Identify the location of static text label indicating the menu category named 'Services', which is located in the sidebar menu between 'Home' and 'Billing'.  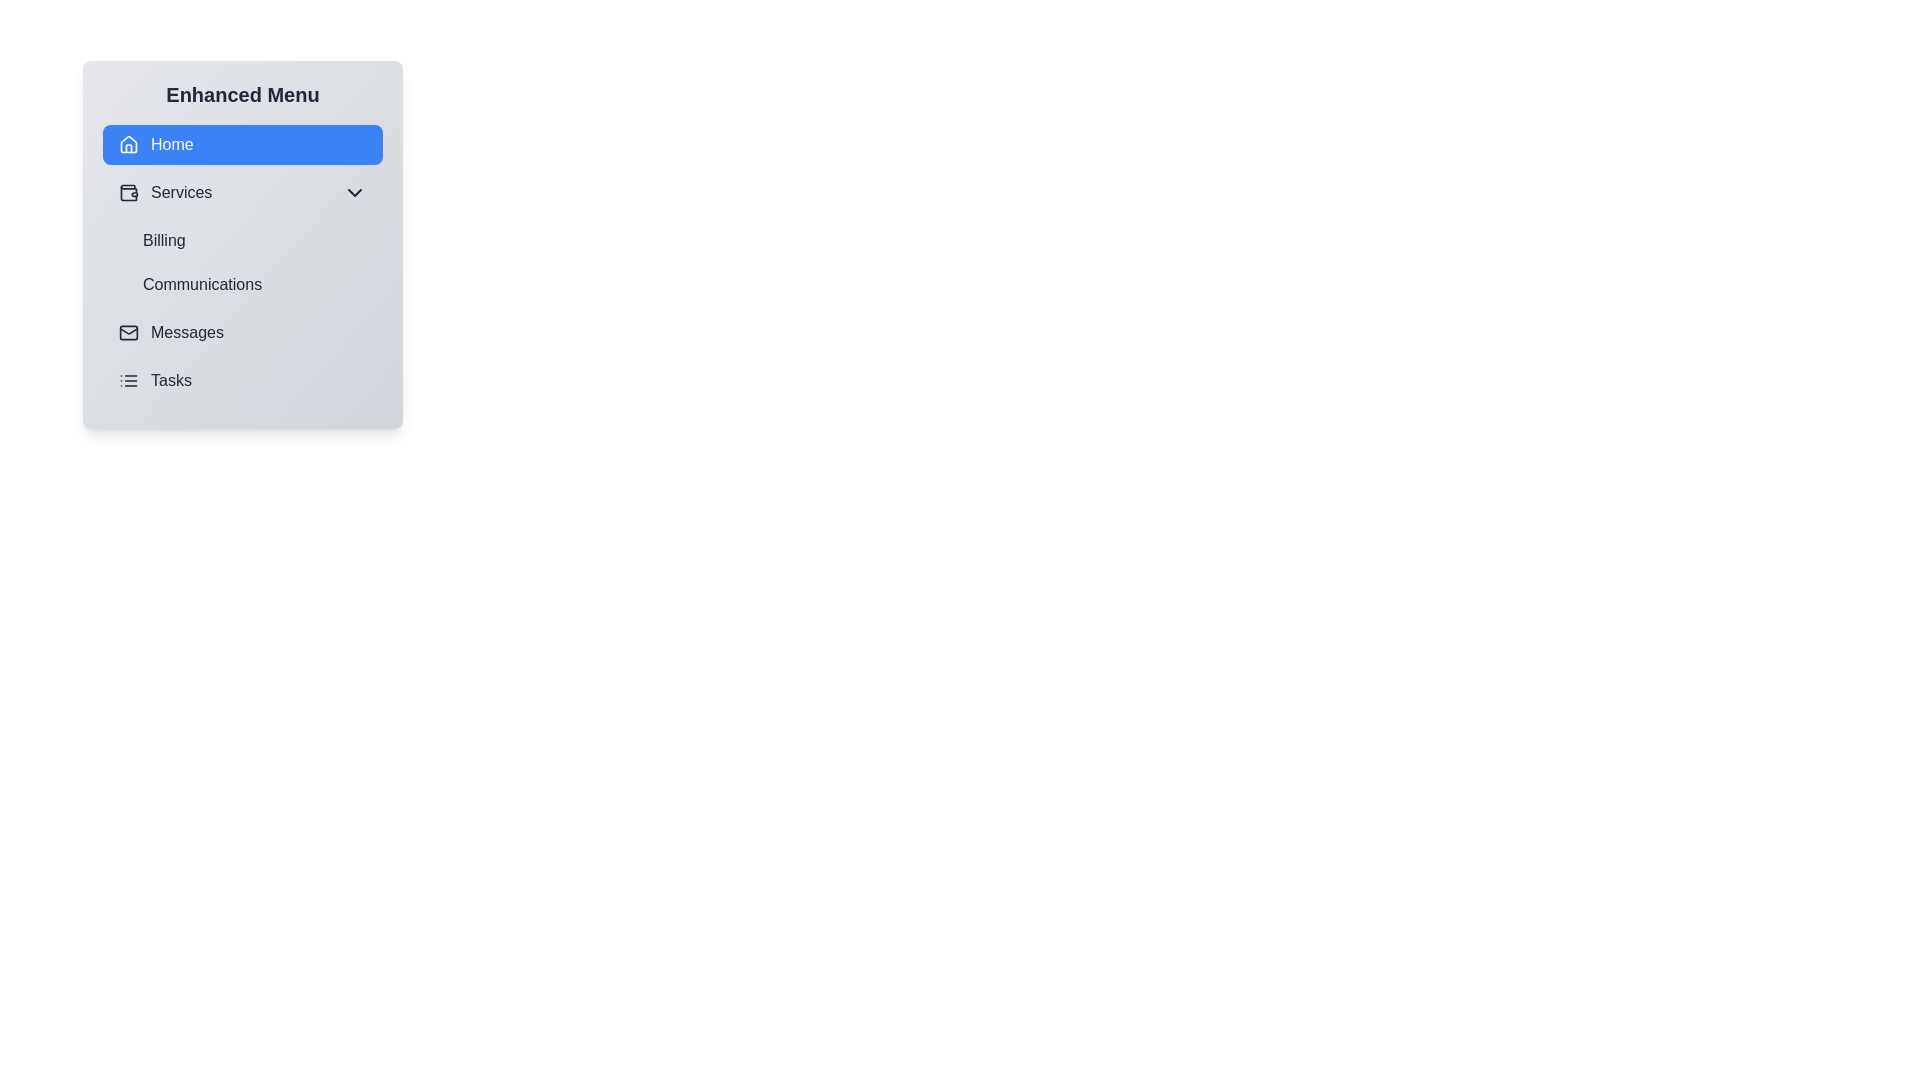
(181, 192).